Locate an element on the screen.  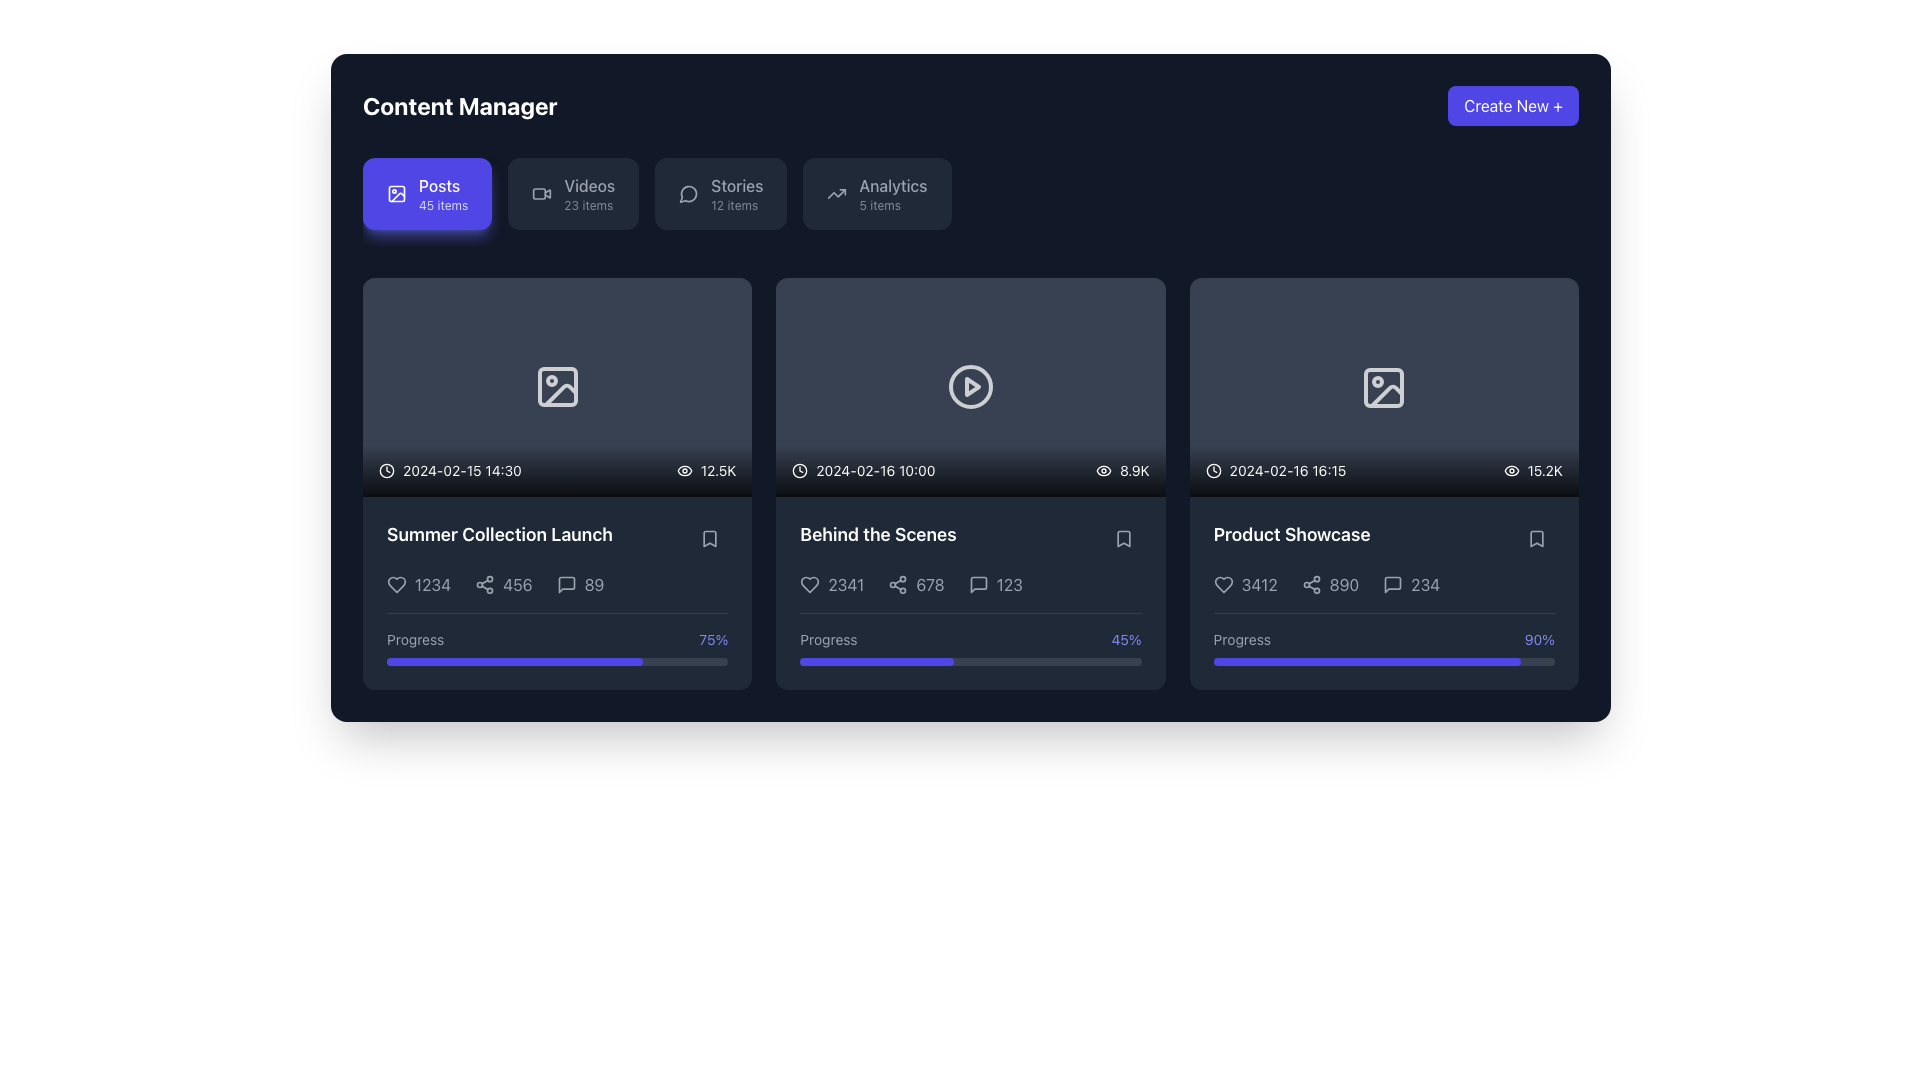
the 'Stories' text label, which is a medium-weight font in a light color, part of the navigational menu at the top-center of the page is located at coordinates (736, 185).